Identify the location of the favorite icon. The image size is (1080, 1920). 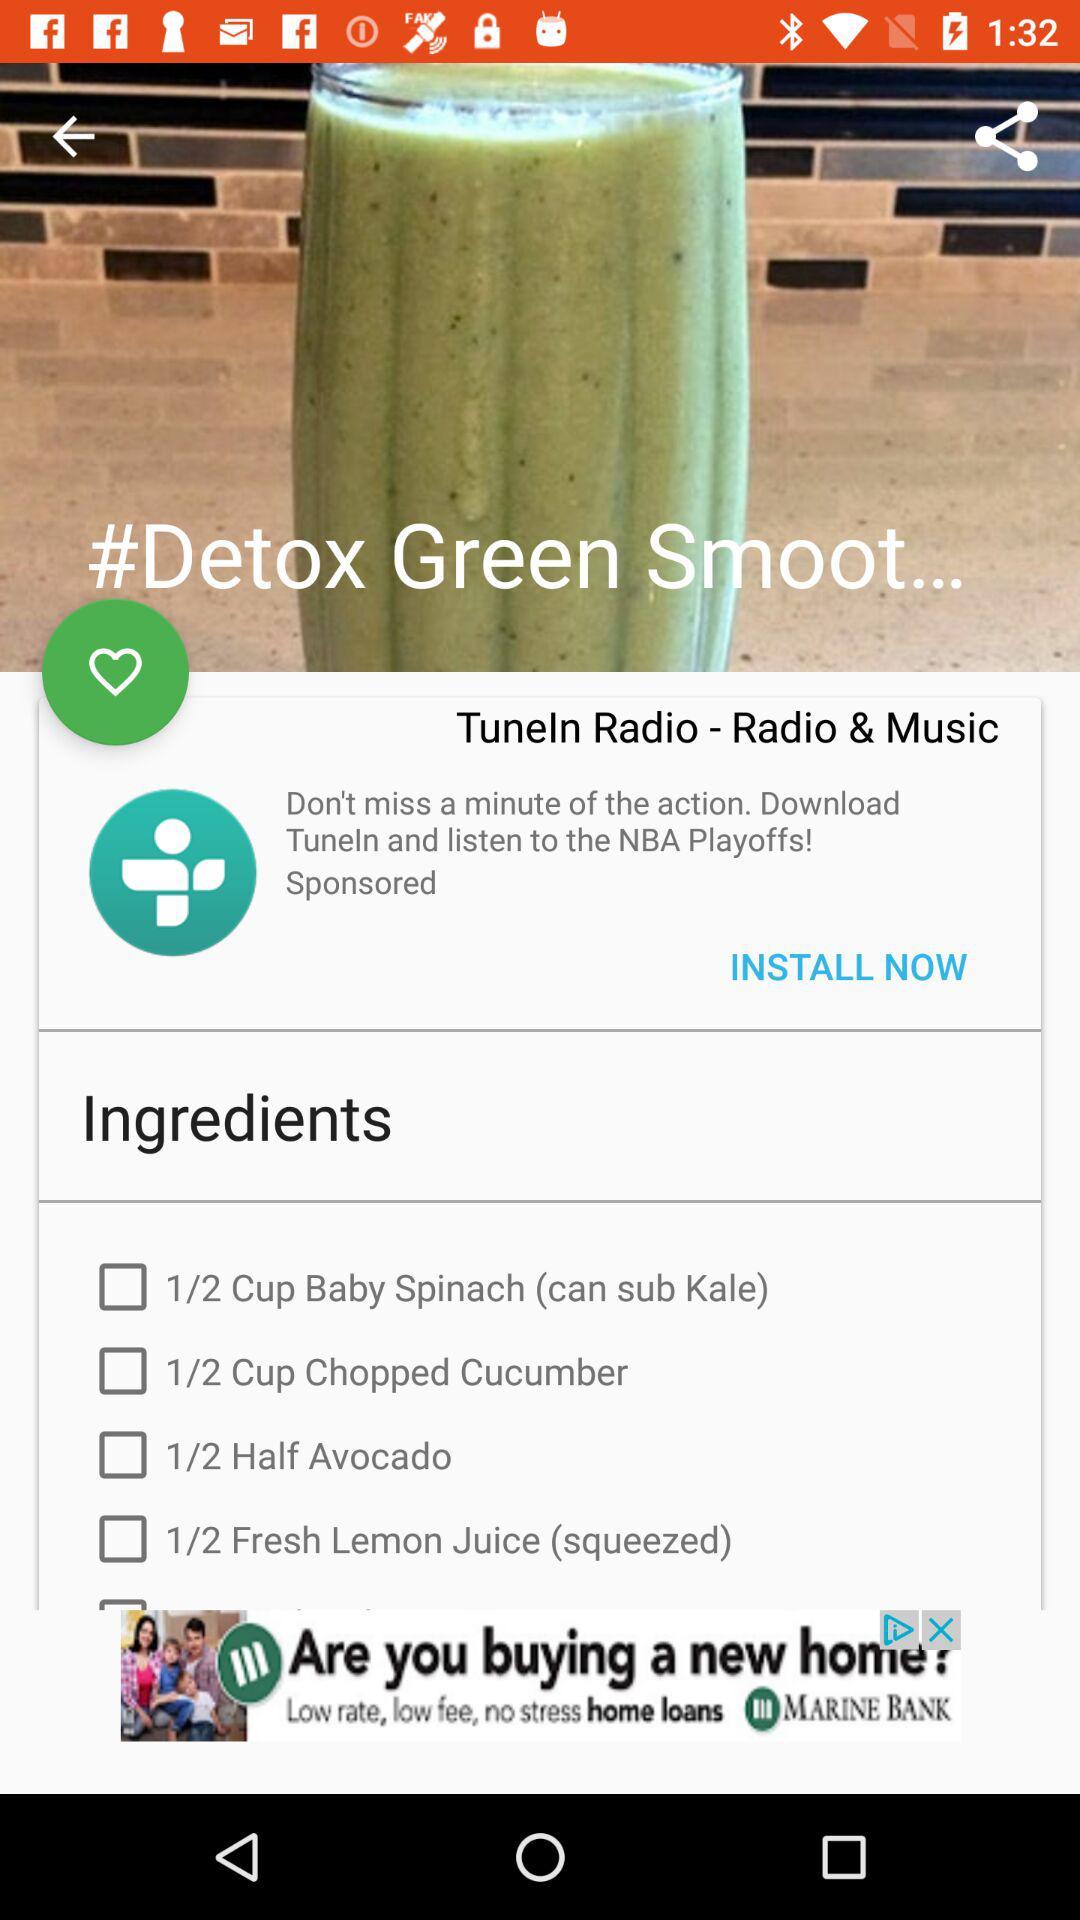
(115, 672).